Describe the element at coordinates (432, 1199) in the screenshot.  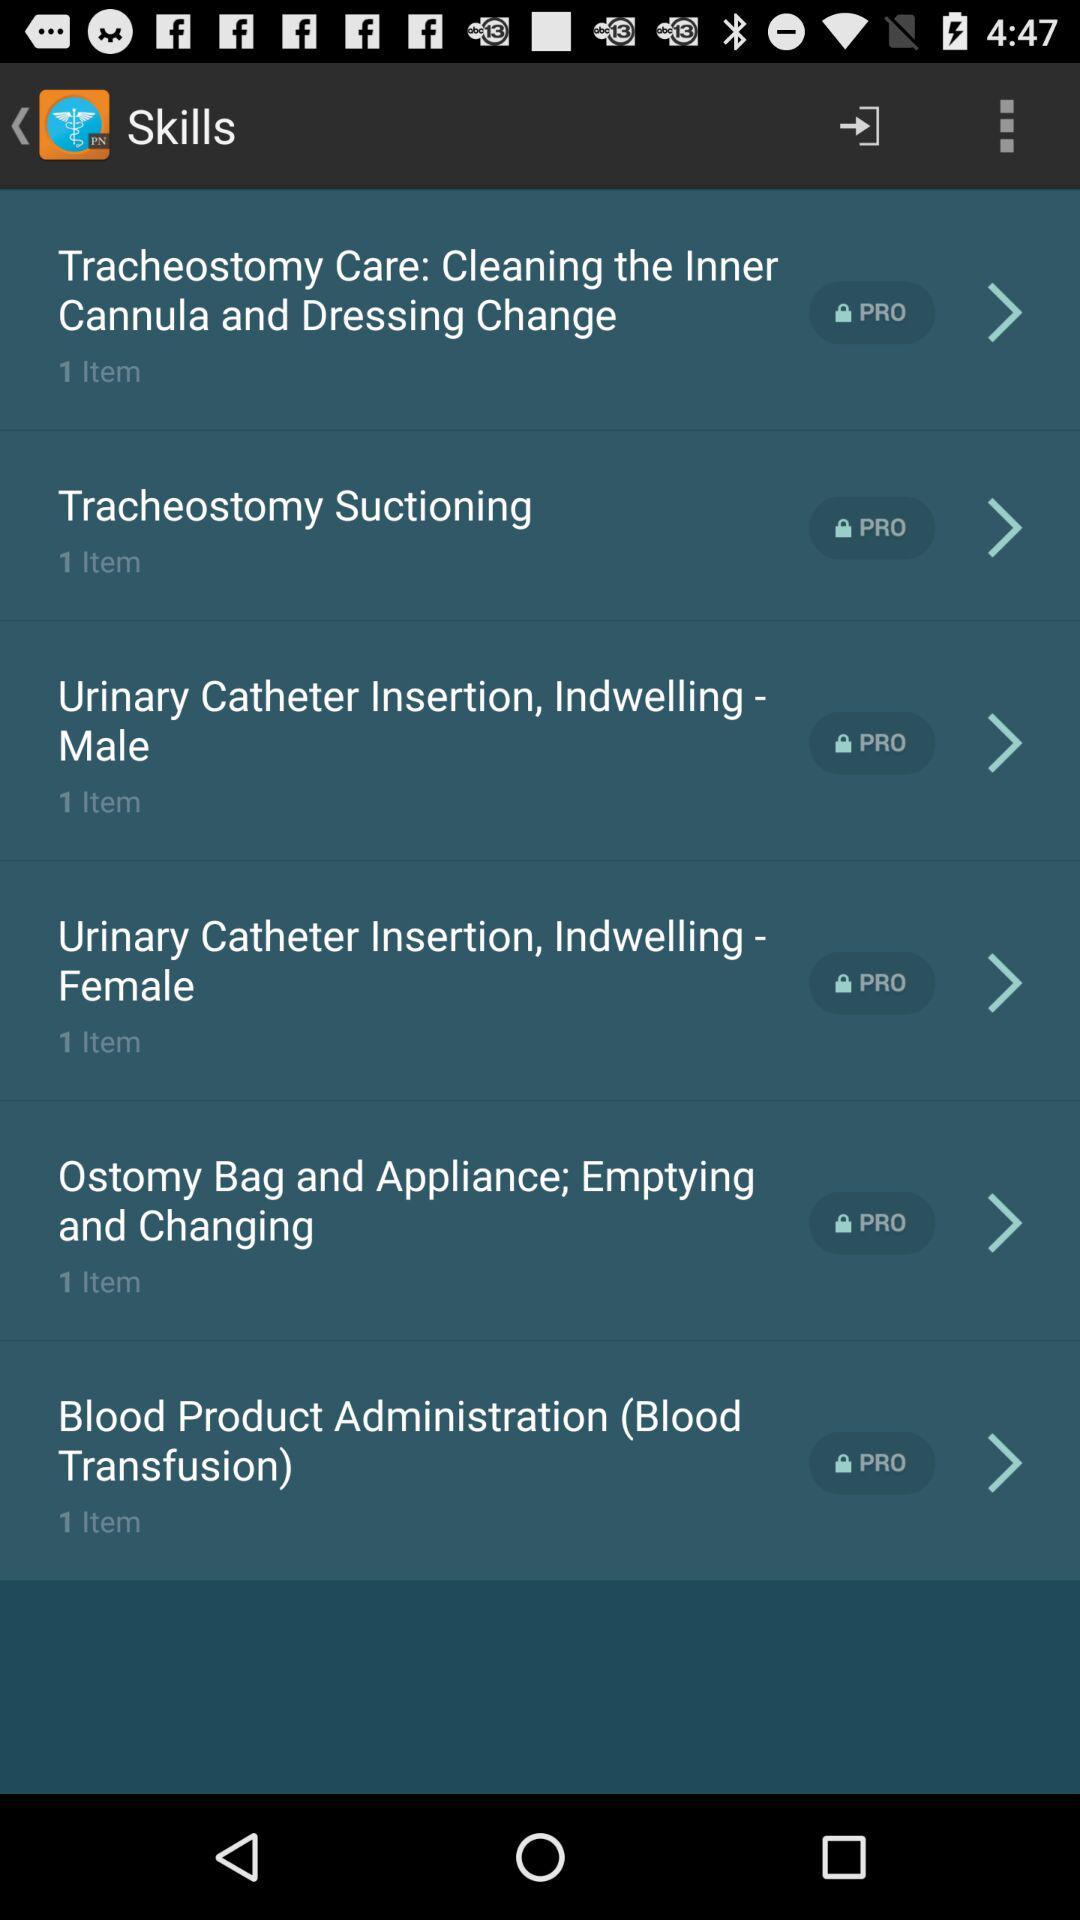
I see `the app above the 1 item item` at that location.